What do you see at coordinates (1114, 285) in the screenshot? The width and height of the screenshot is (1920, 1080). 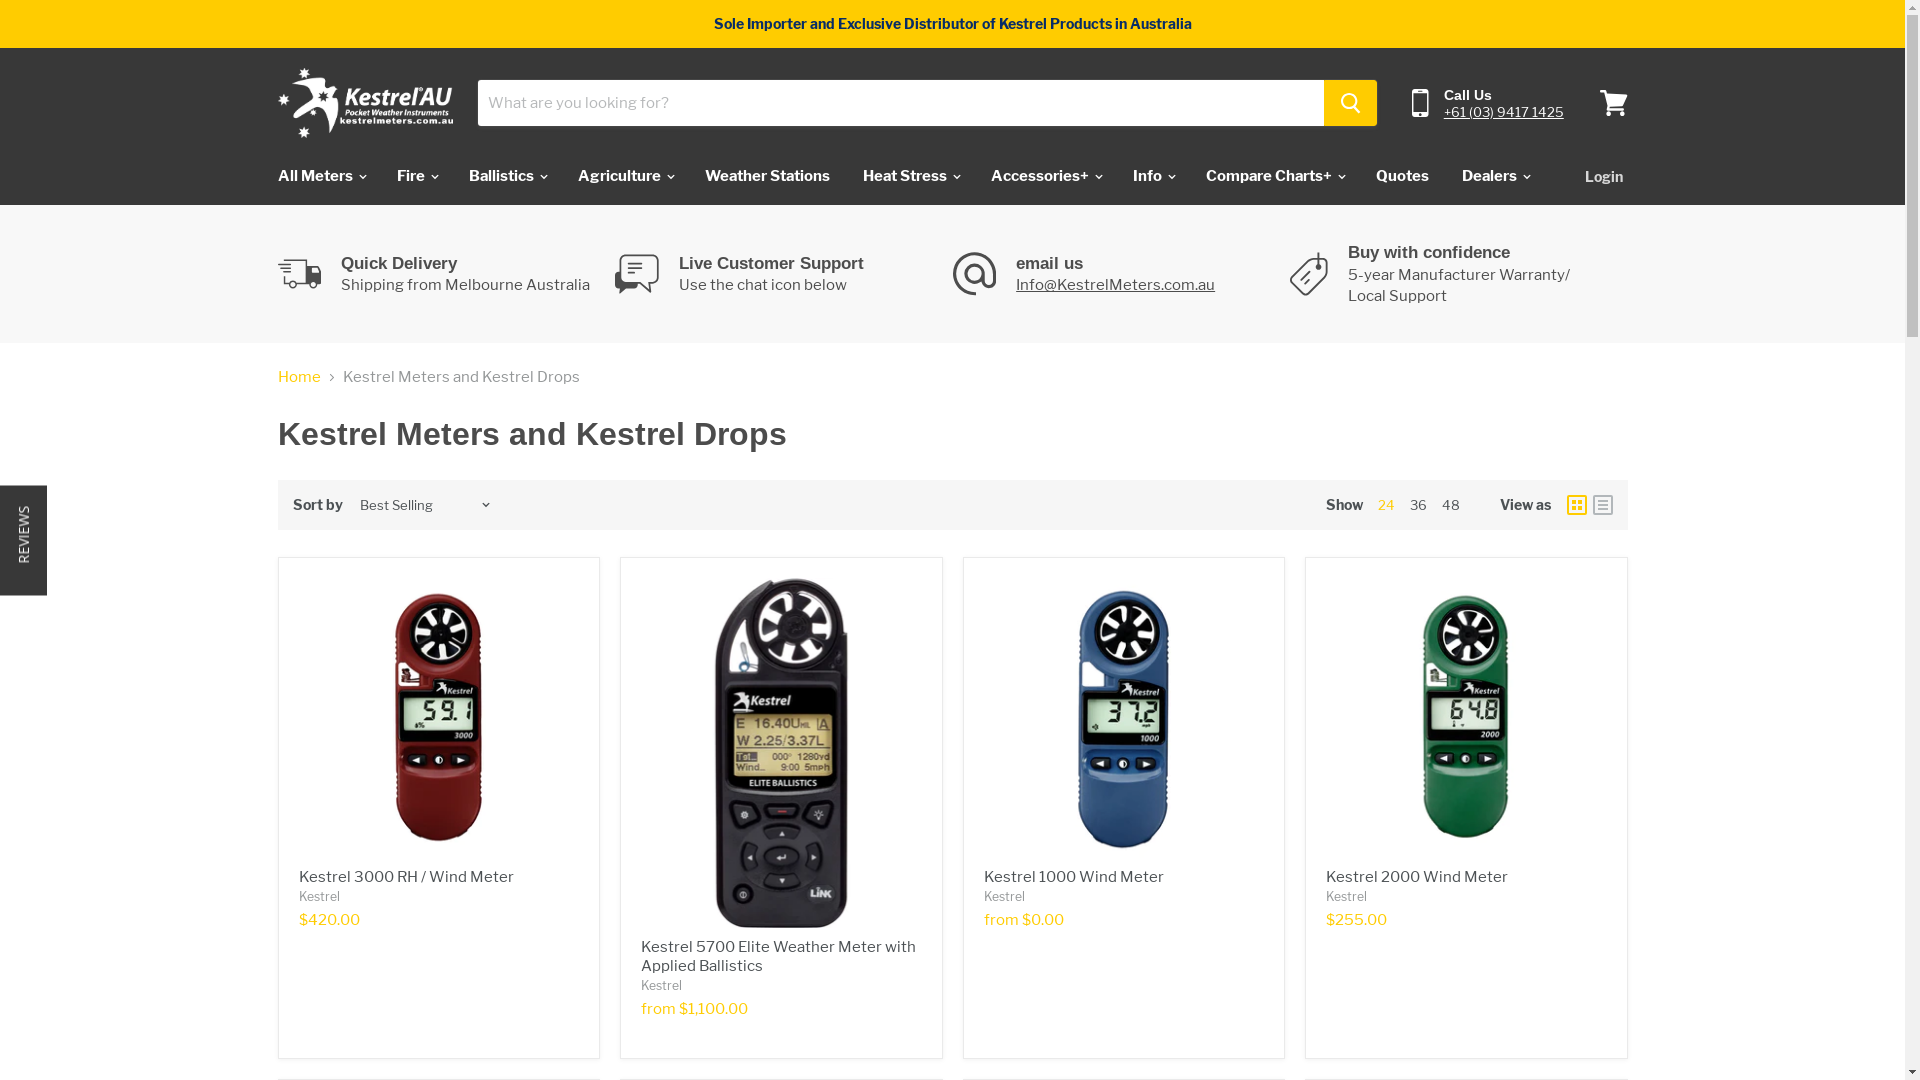 I see `'Info@KestrelMeters.com.au'` at bounding box center [1114, 285].